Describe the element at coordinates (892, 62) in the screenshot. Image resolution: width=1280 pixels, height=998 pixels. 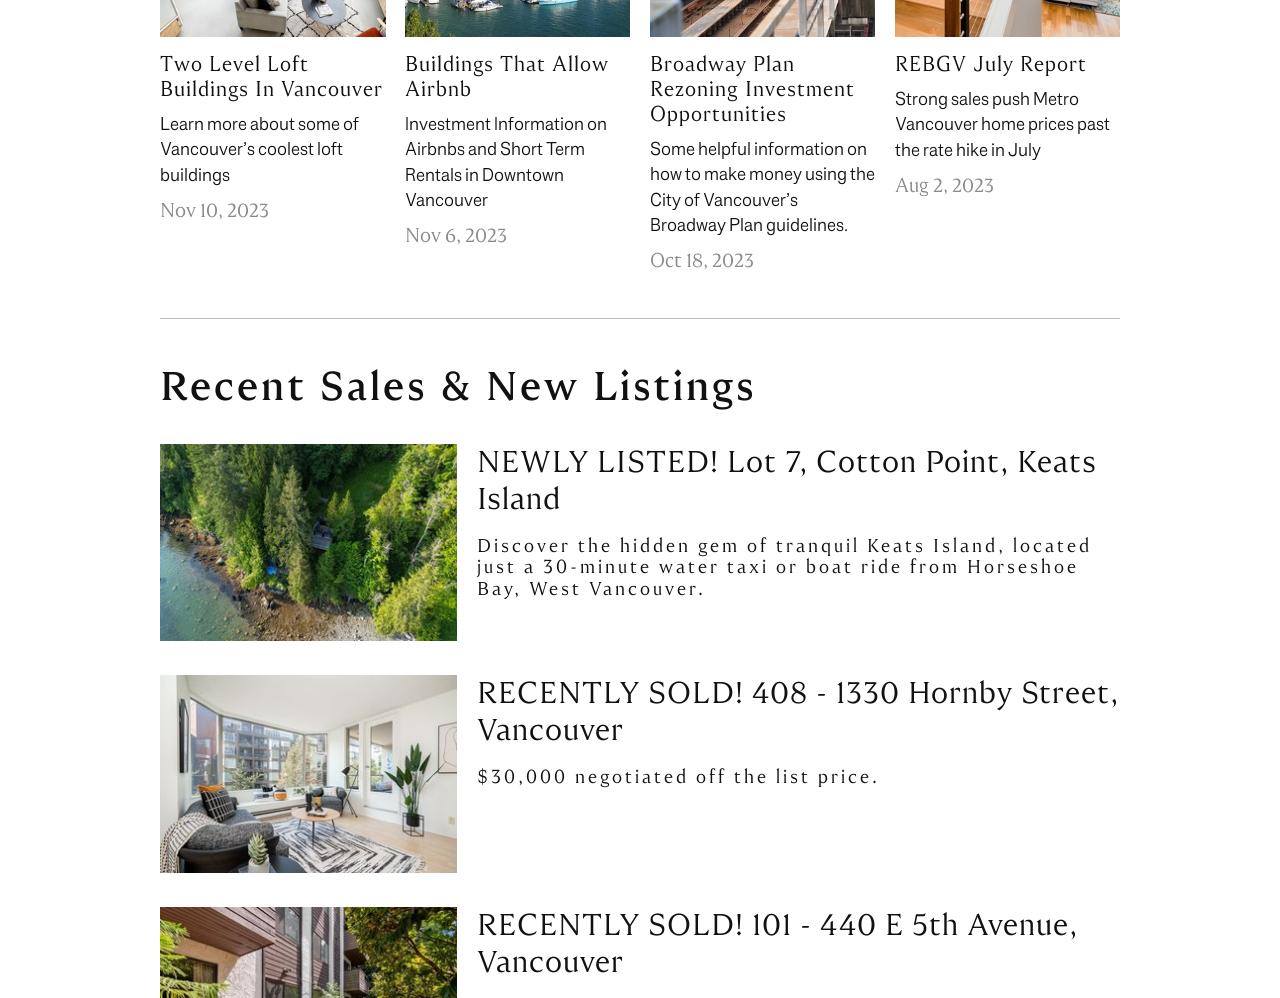
I see `'REBGV July Report'` at that location.